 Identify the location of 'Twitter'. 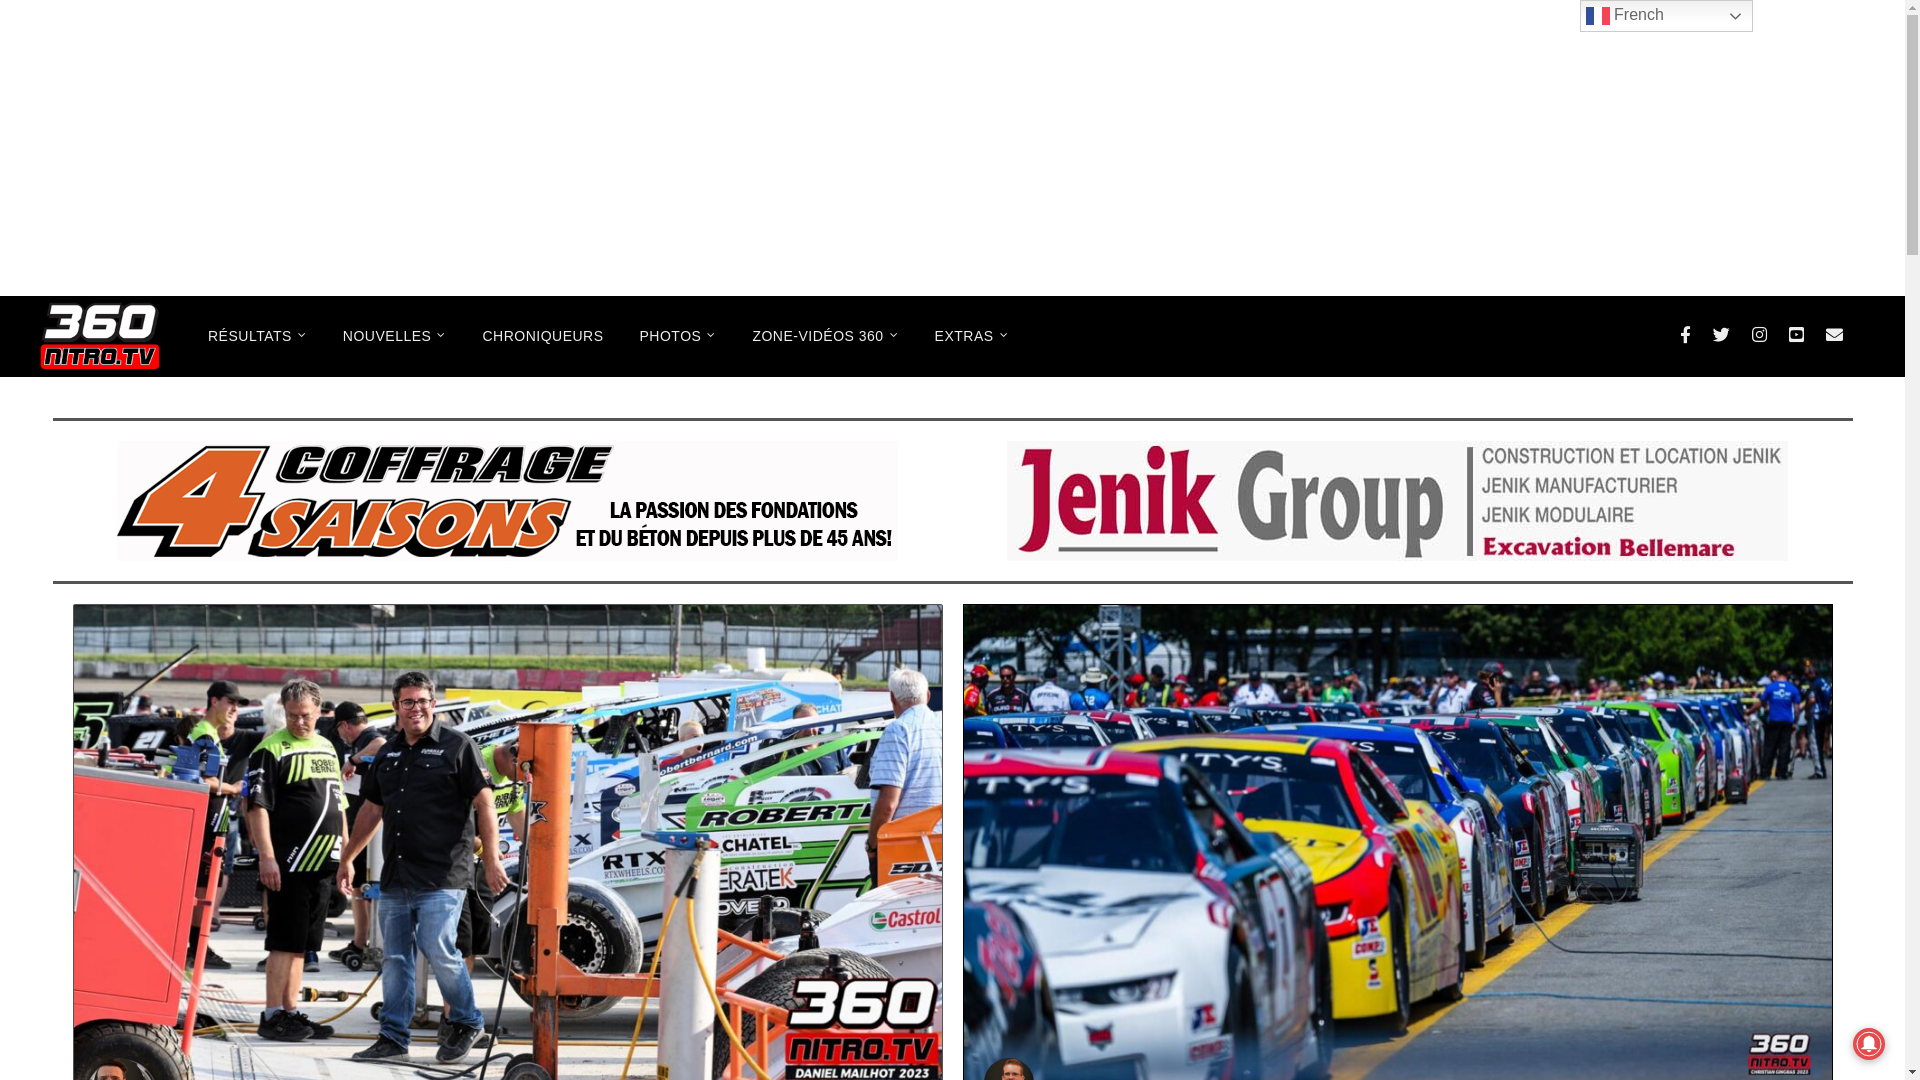
(1720, 334).